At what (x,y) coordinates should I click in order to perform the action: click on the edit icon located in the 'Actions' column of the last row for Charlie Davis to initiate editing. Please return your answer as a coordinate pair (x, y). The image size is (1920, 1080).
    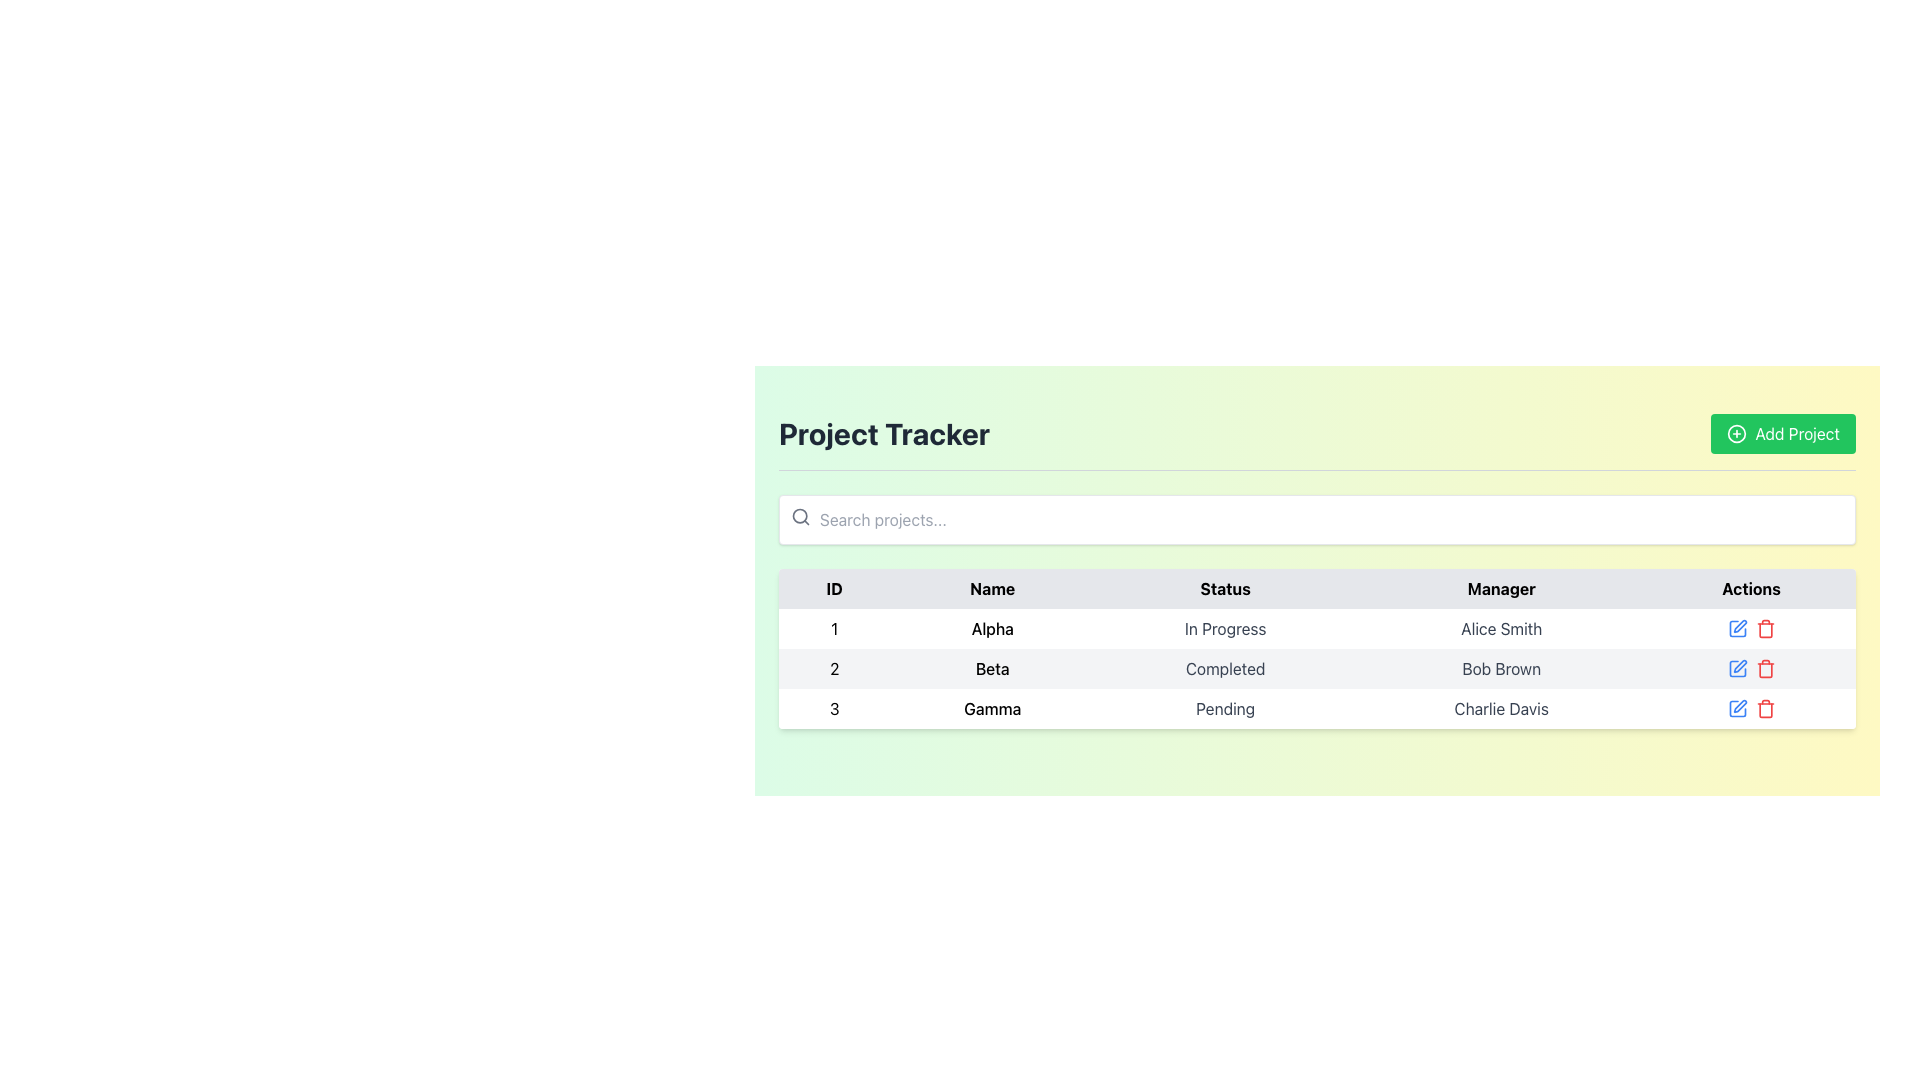
    Looking at the image, I should click on (1736, 708).